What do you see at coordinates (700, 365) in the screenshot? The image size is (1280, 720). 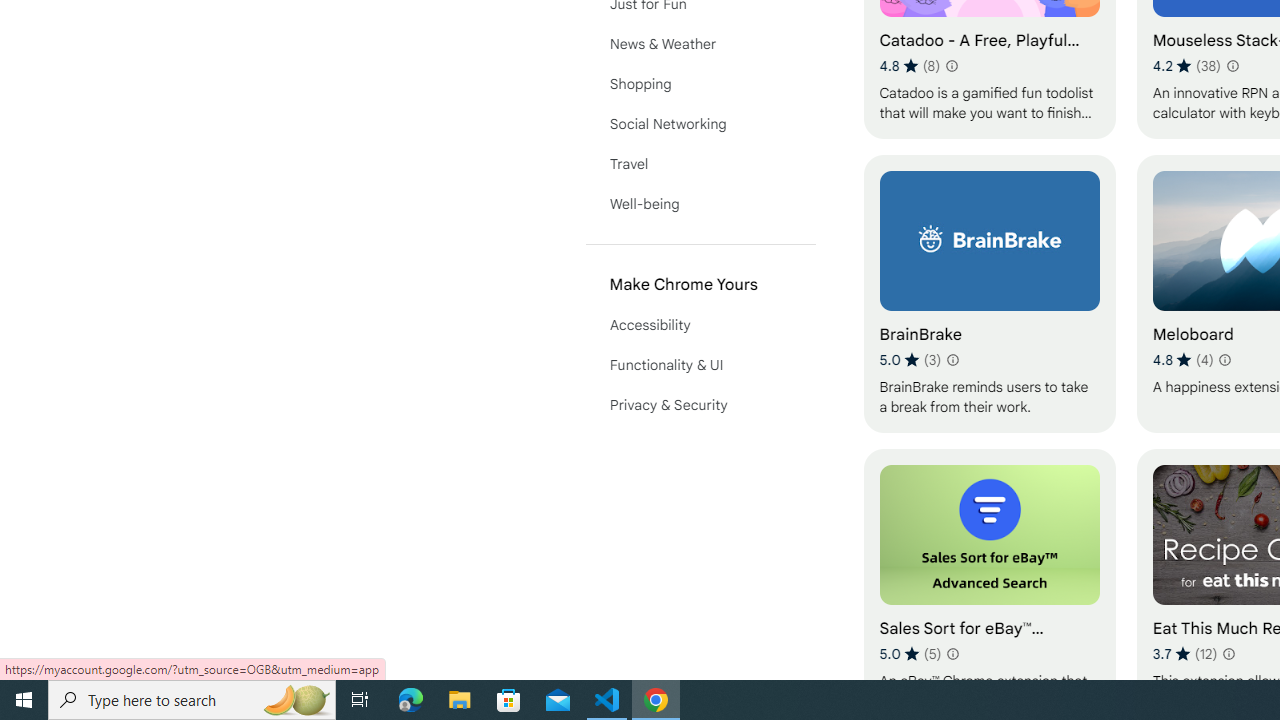 I see `'Functionality & UI'` at bounding box center [700, 365].